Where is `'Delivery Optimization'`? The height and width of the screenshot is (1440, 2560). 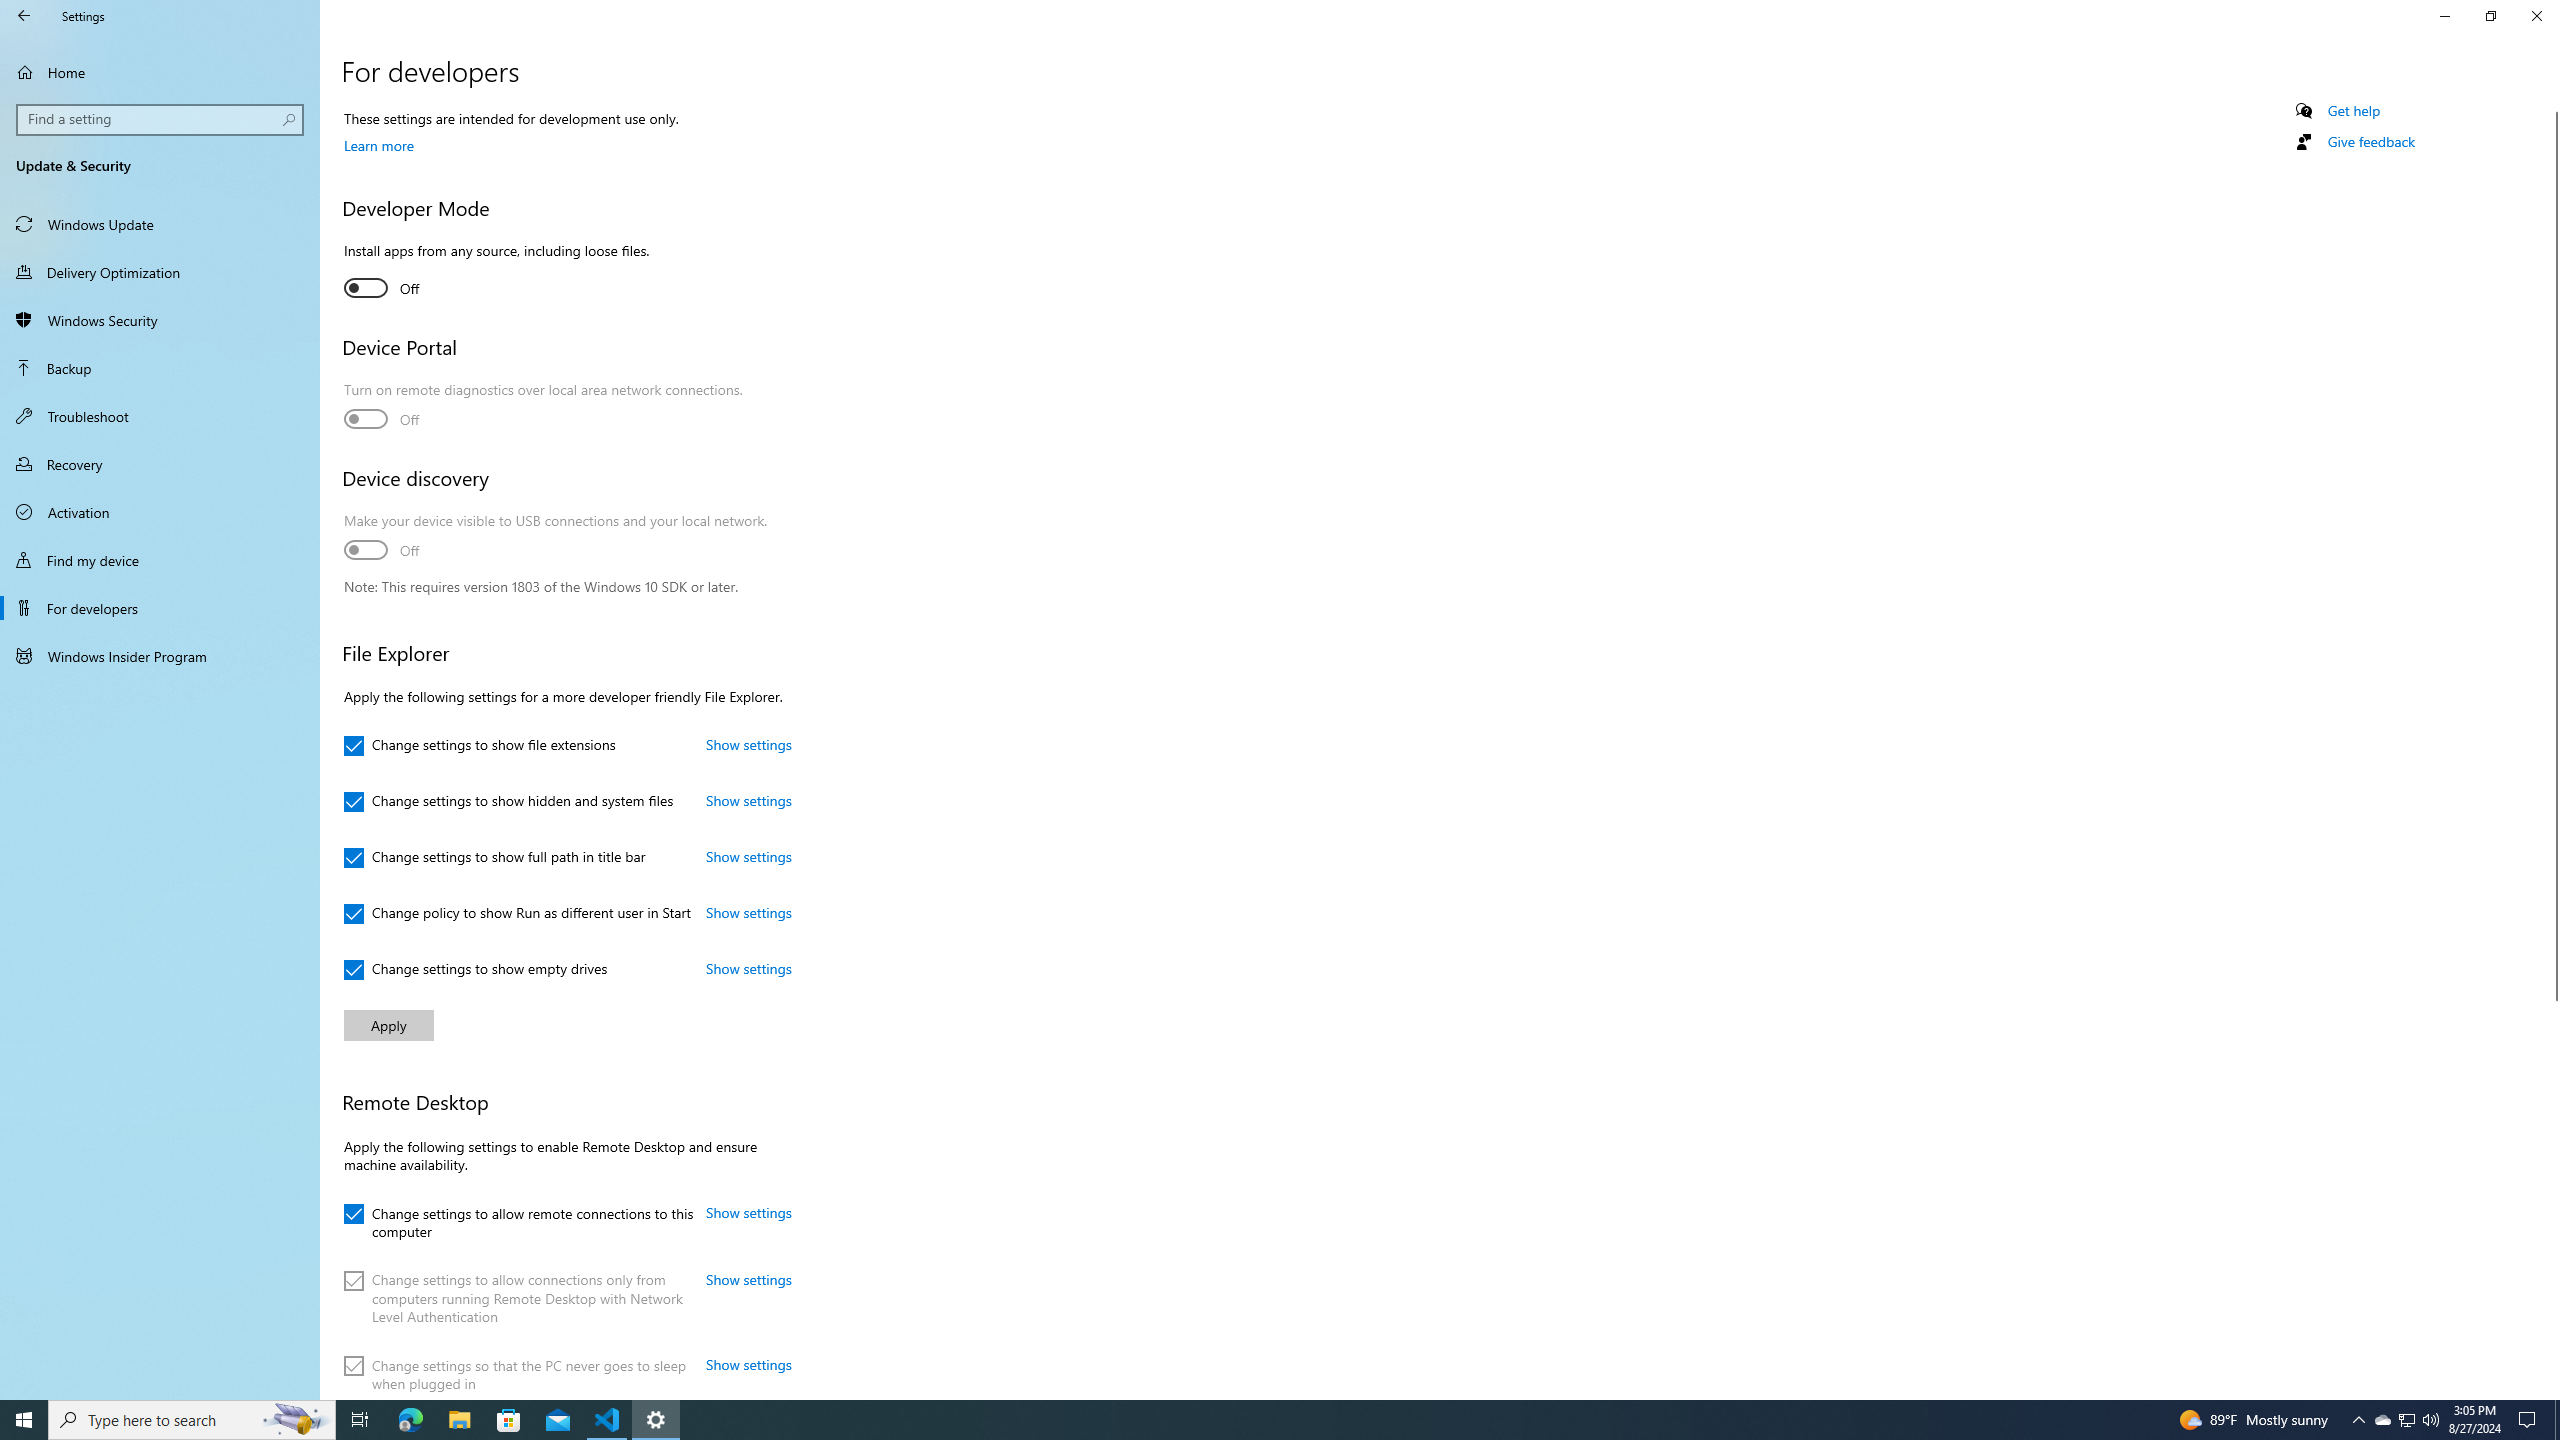 'Delivery Optimization' is located at coordinates (159, 271).